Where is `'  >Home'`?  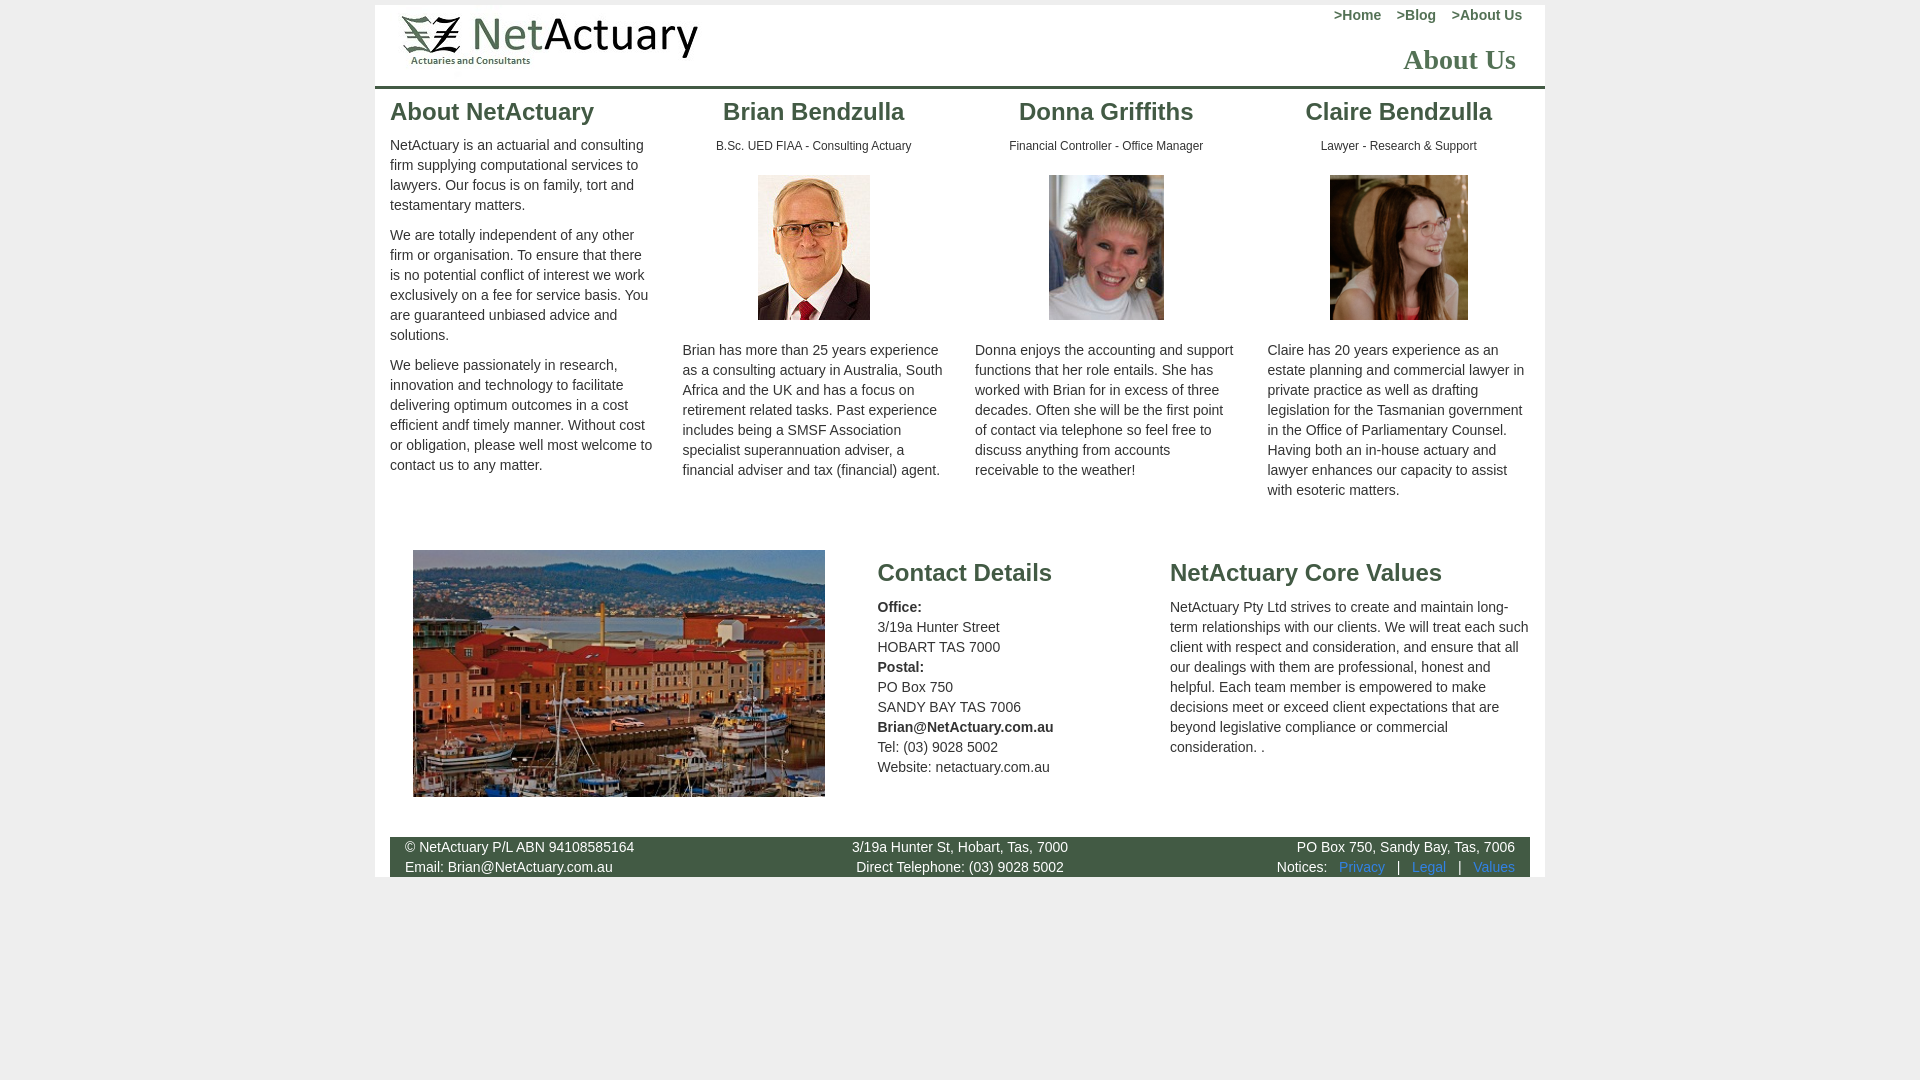
'  >Home' is located at coordinates (1321, 15).